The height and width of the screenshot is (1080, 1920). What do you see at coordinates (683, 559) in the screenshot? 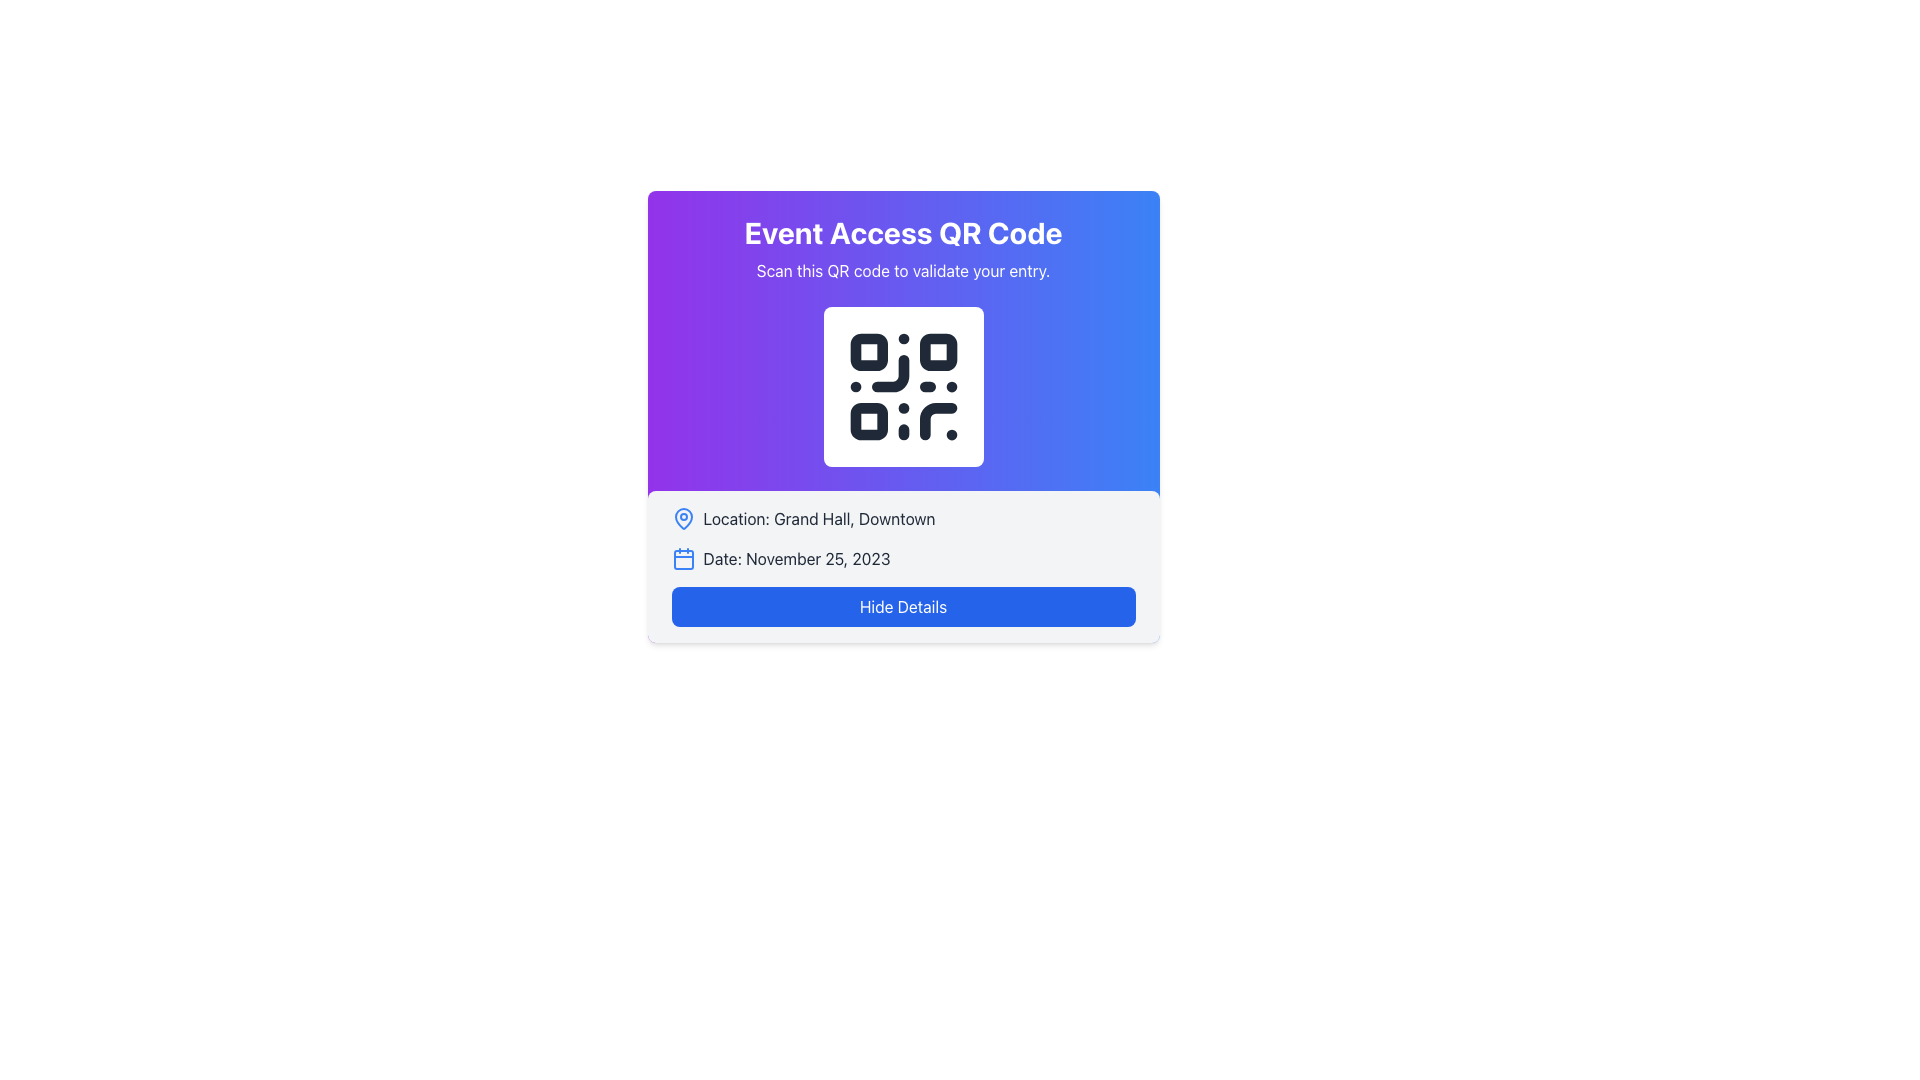
I see `the blue calendar icon located directly to the left of the date text 'Date: November 25, 2023'` at bounding box center [683, 559].